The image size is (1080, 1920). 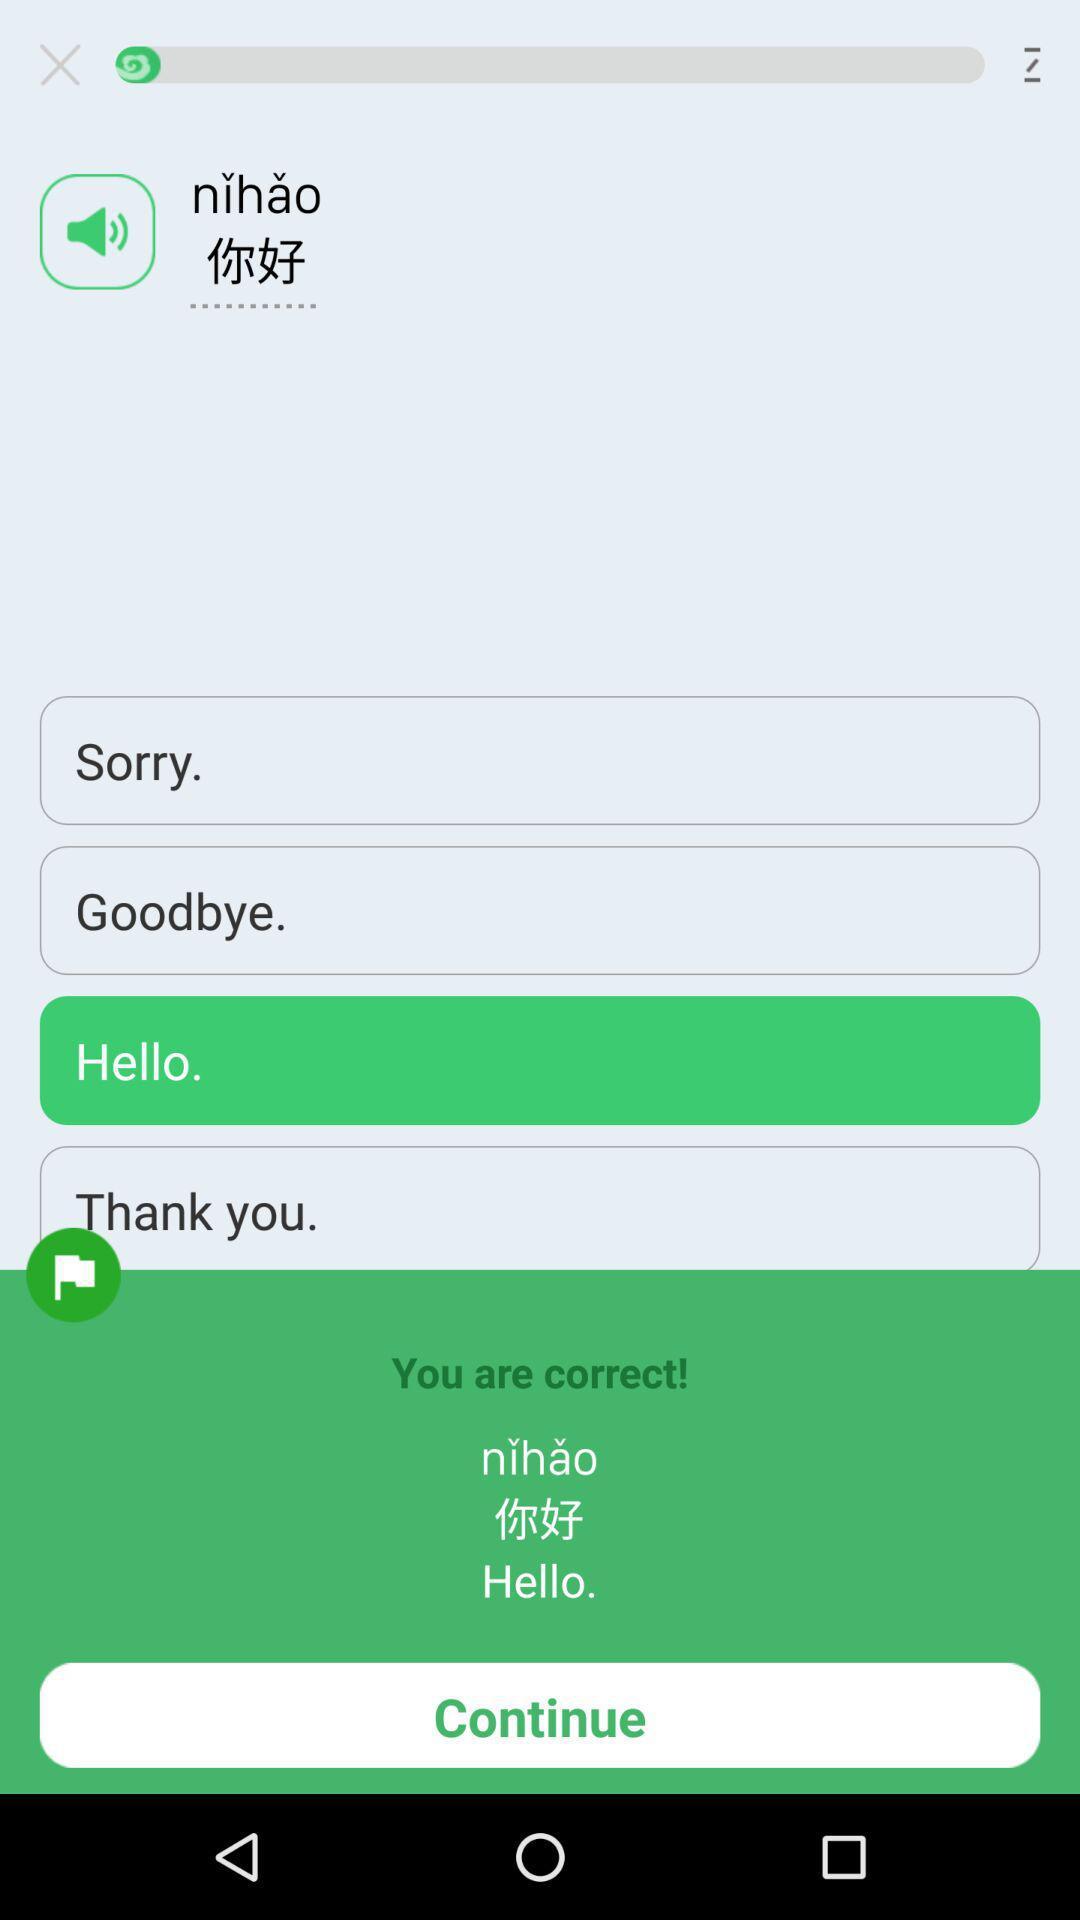 What do you see at coordinates (97, 231) in the screenshot?
I see `app above the sorry.` at bounding box center [97, 231].